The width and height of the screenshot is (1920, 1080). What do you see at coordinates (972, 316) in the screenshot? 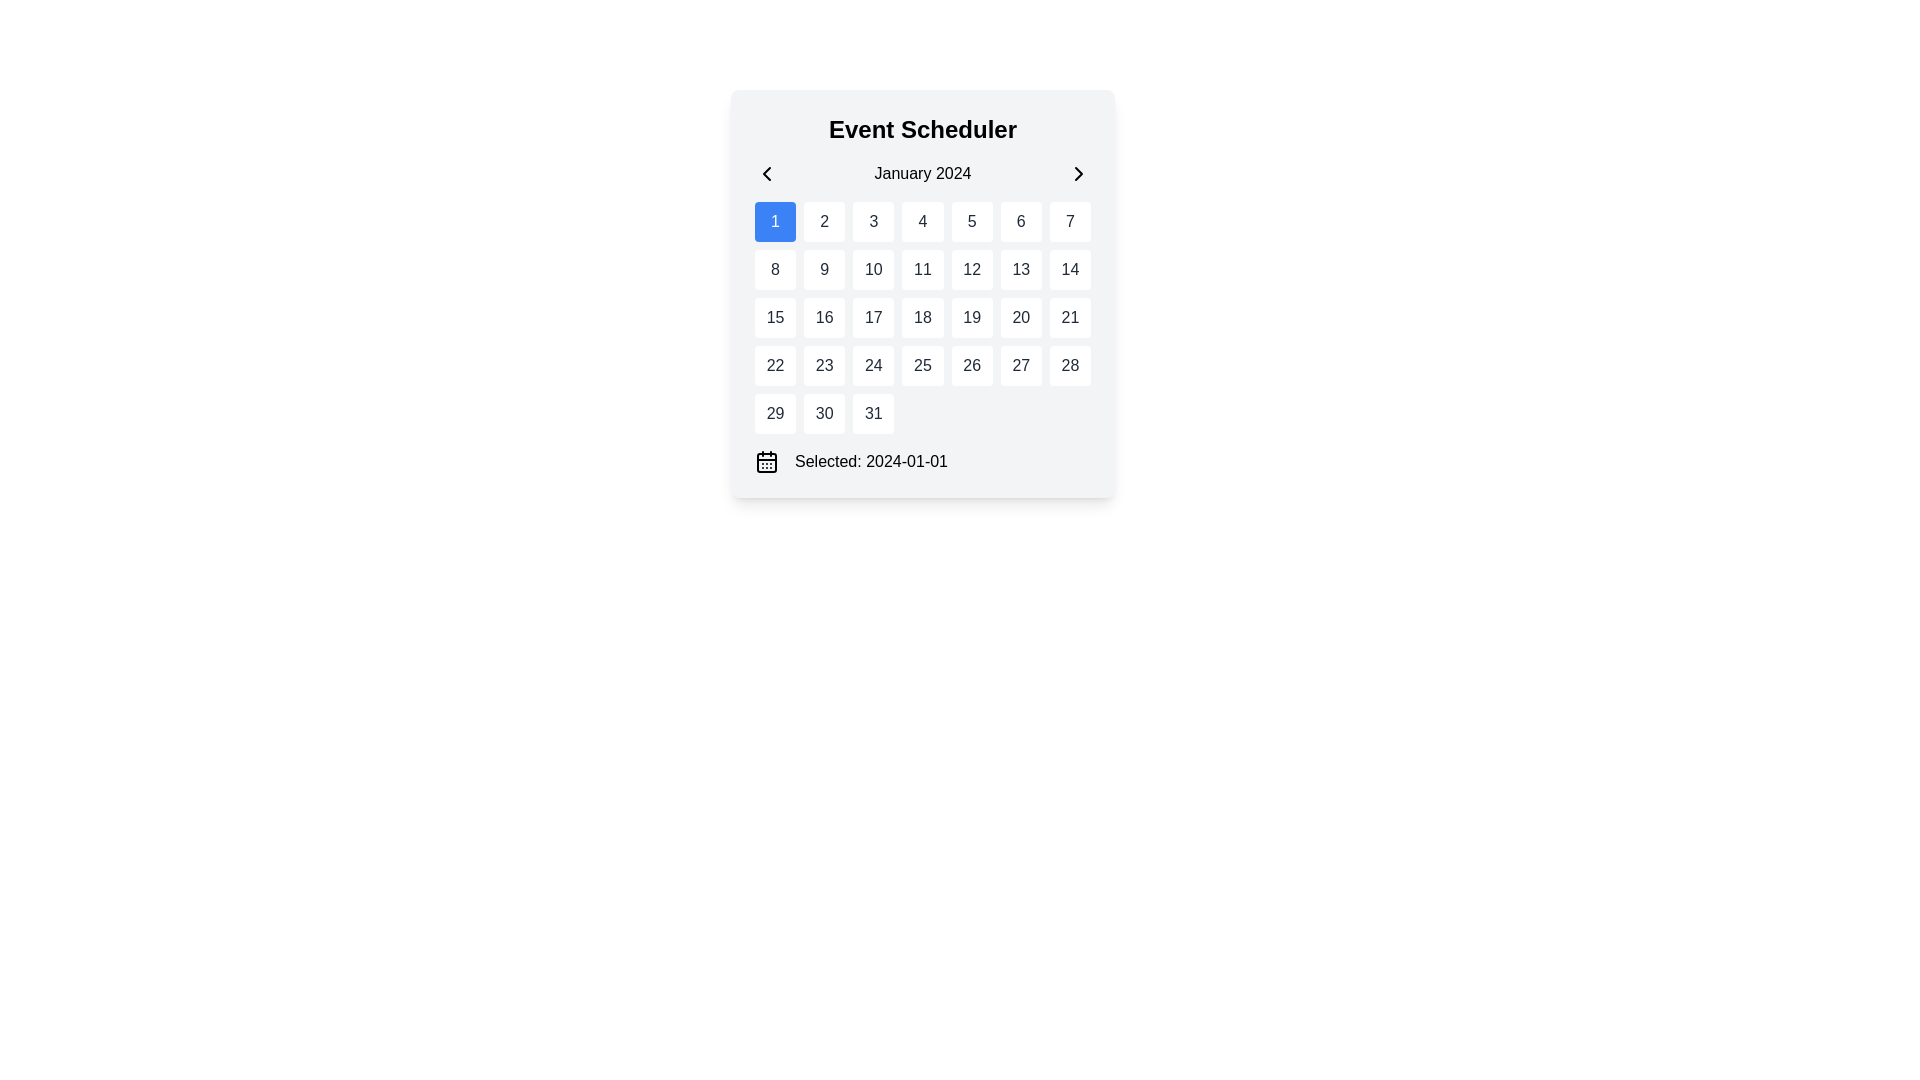
I see `the date selector button representing January 19th, 2024, in the Event Scheduler section` at bounding box center [972, 316].